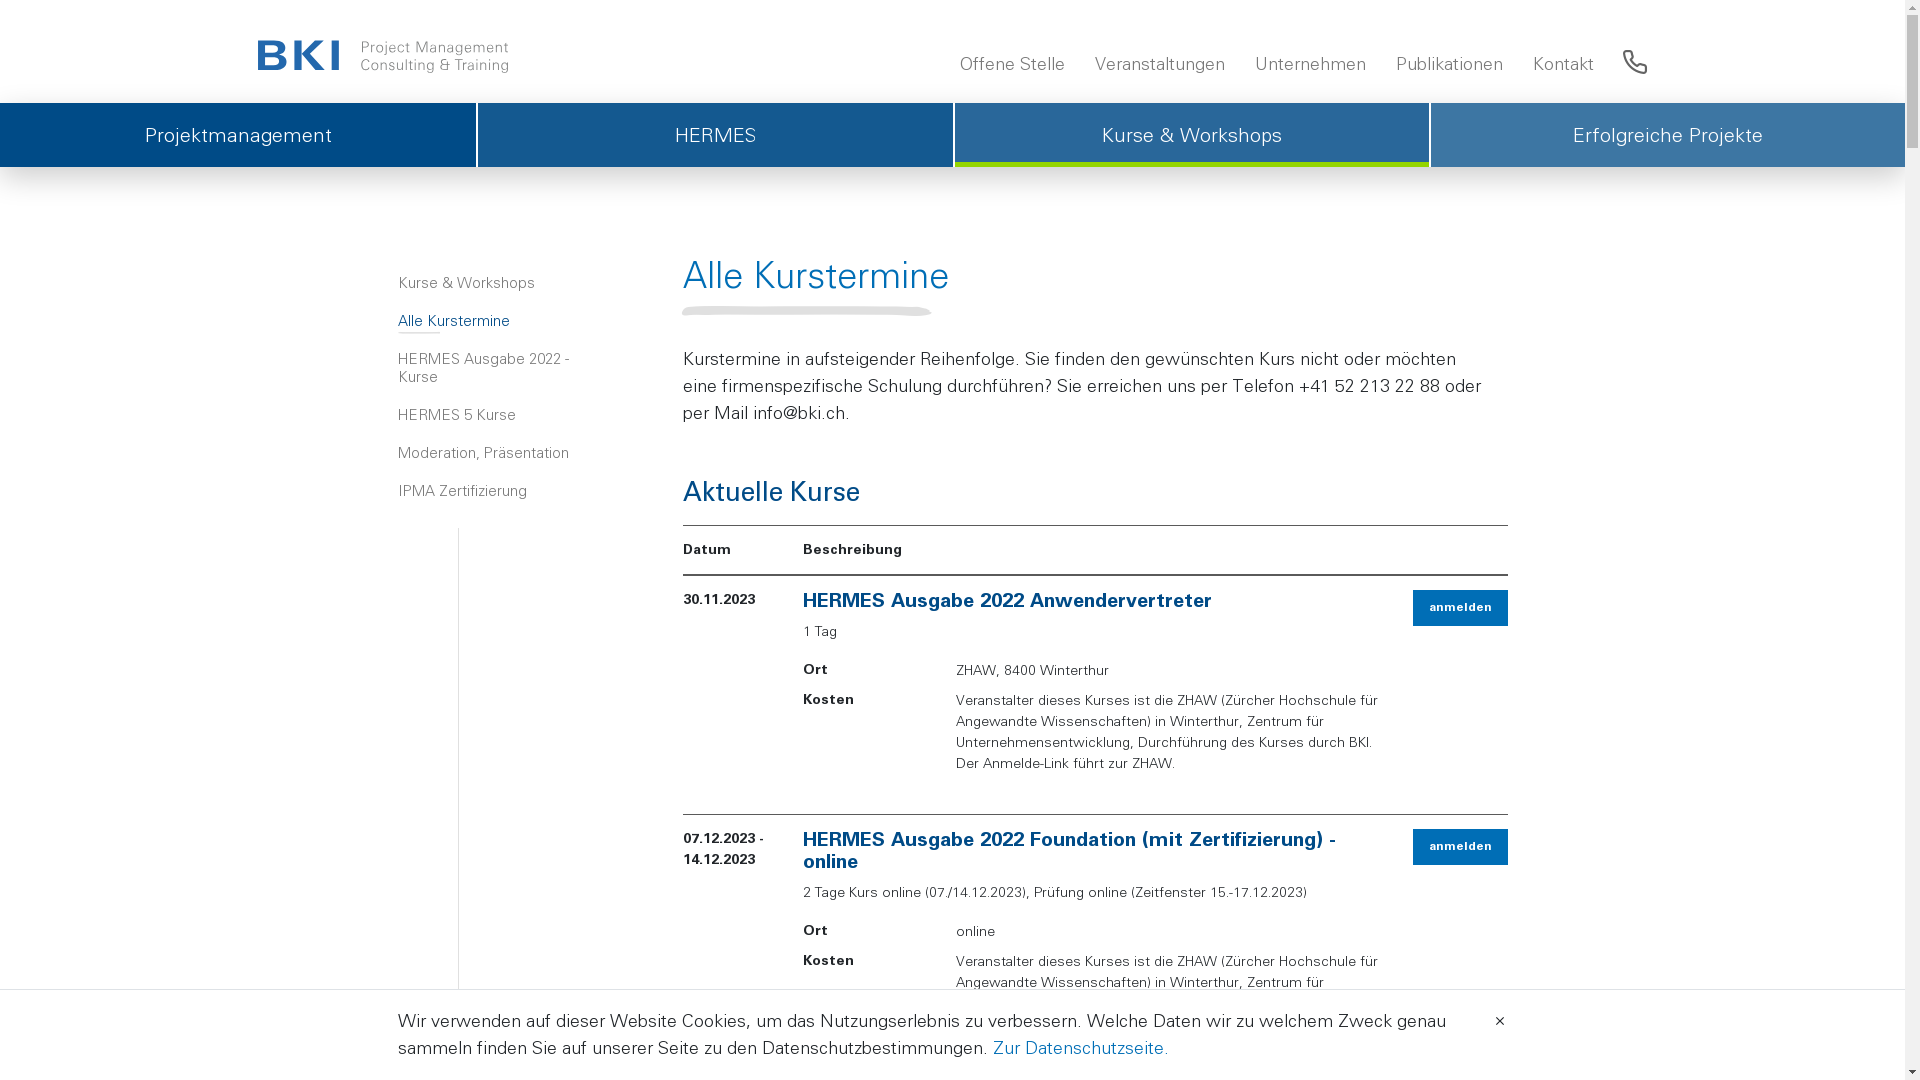 The width and height of the screenshot is (1920, 1080). I want to click on 'HERMES Ausgabe 2022 Foundation (mit Zertifizierung) - online', so click(1068, 851).